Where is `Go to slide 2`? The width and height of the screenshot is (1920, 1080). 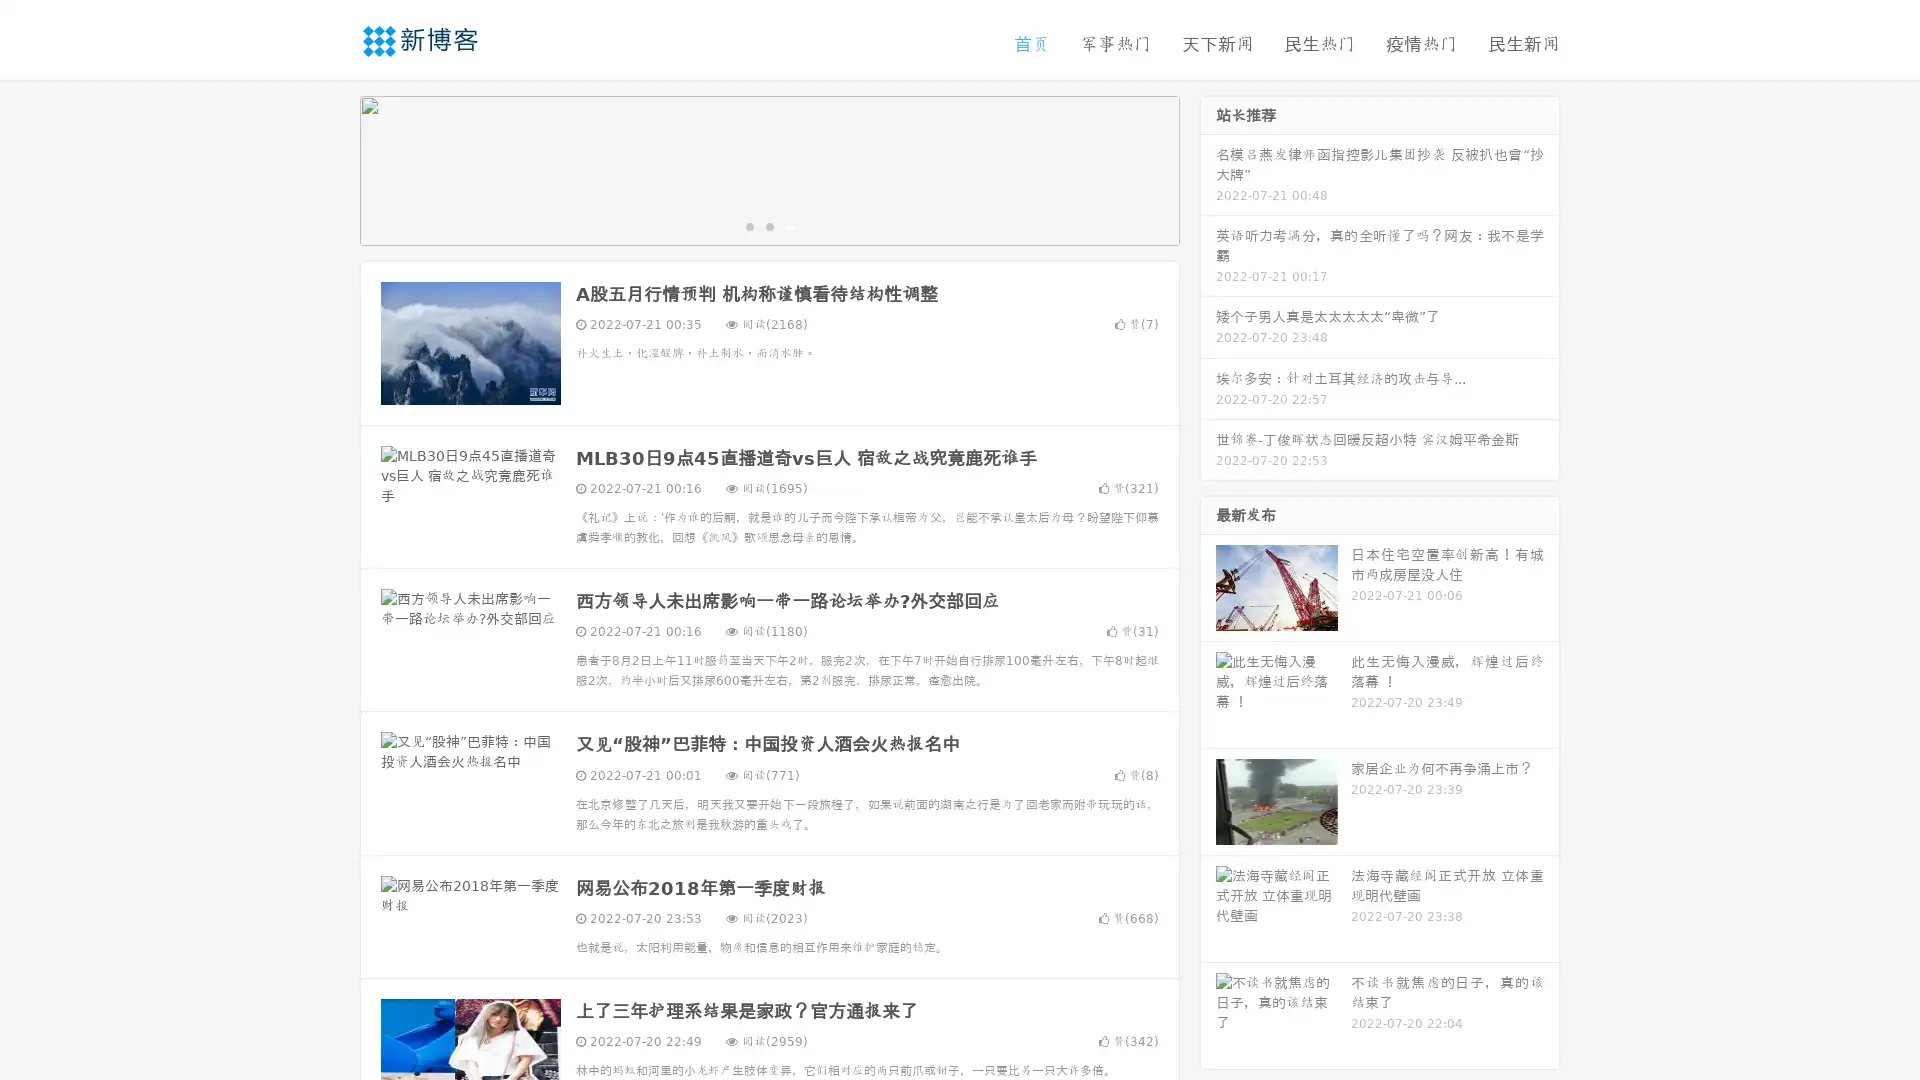 Go to slide 2 is located at coordinates (768, 225).